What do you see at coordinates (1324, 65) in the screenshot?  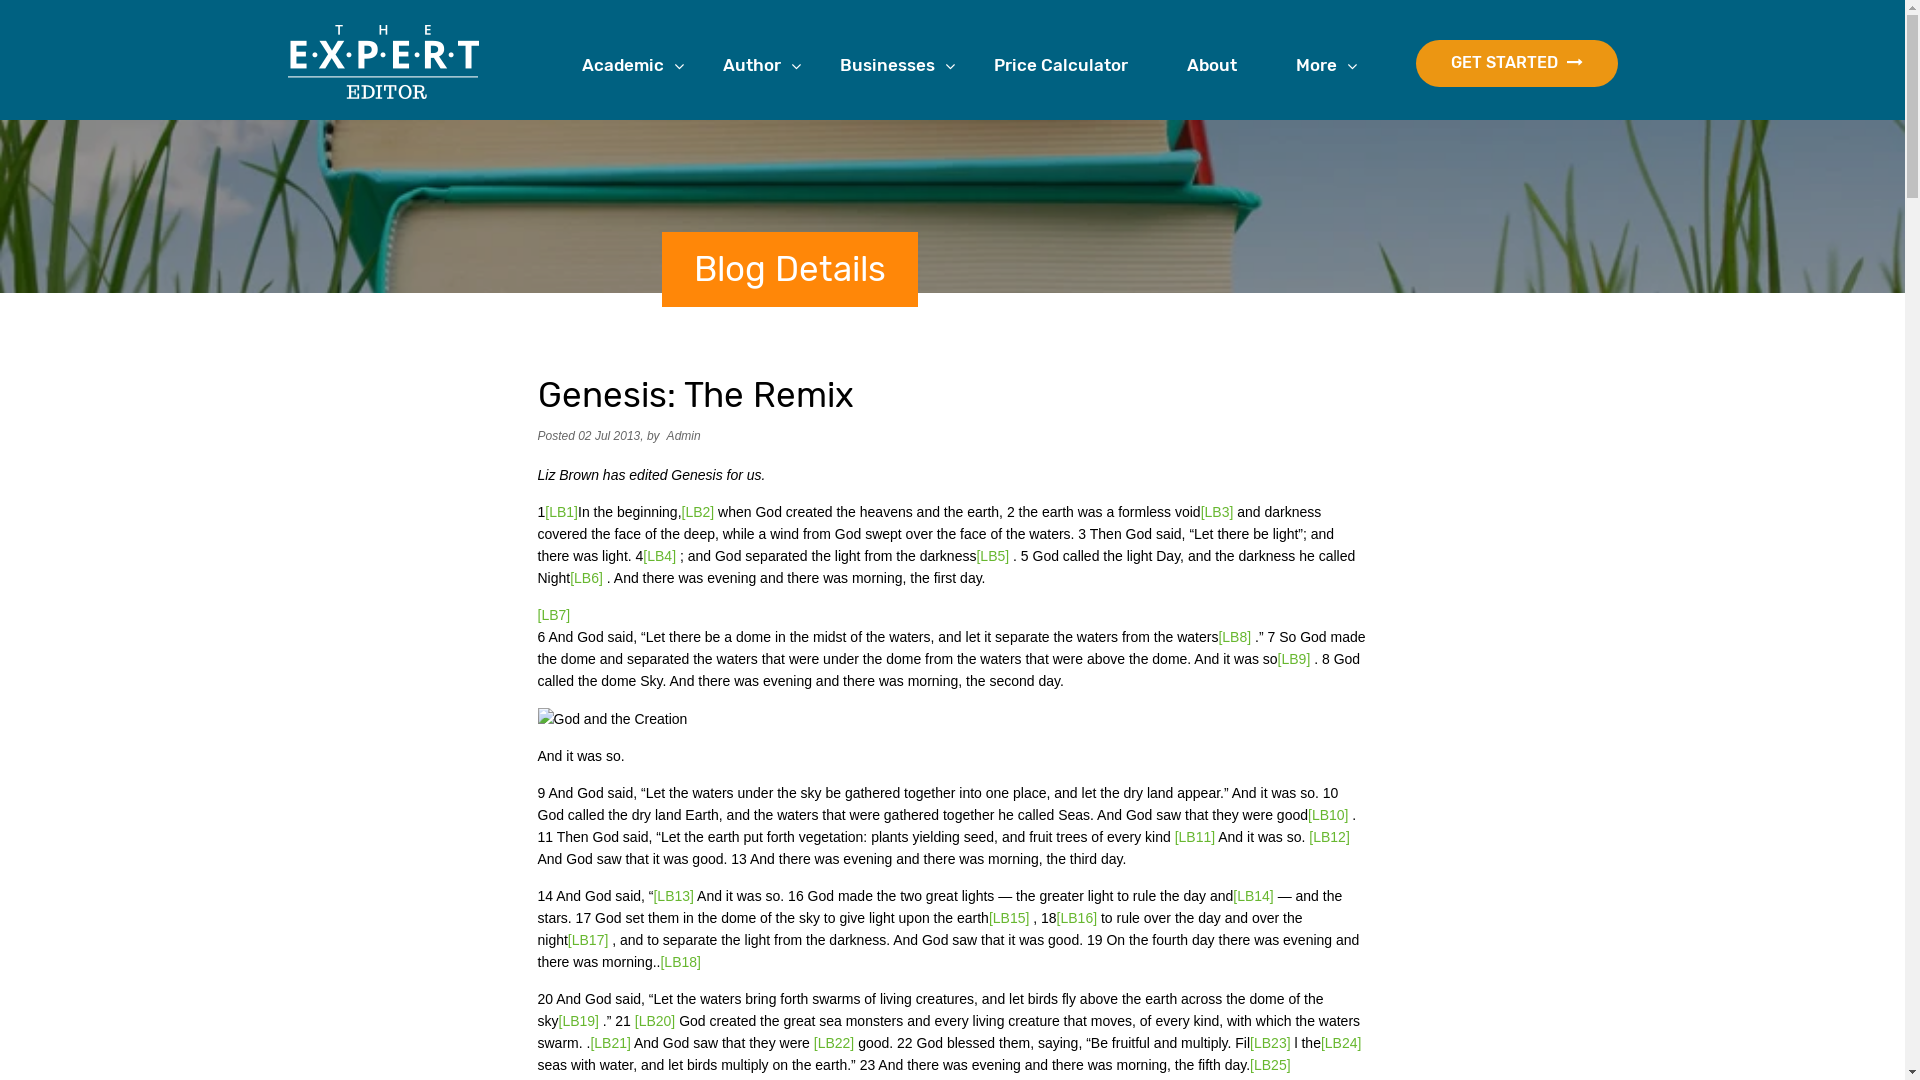 I see `'More'` at bounding box center [1324, 65].